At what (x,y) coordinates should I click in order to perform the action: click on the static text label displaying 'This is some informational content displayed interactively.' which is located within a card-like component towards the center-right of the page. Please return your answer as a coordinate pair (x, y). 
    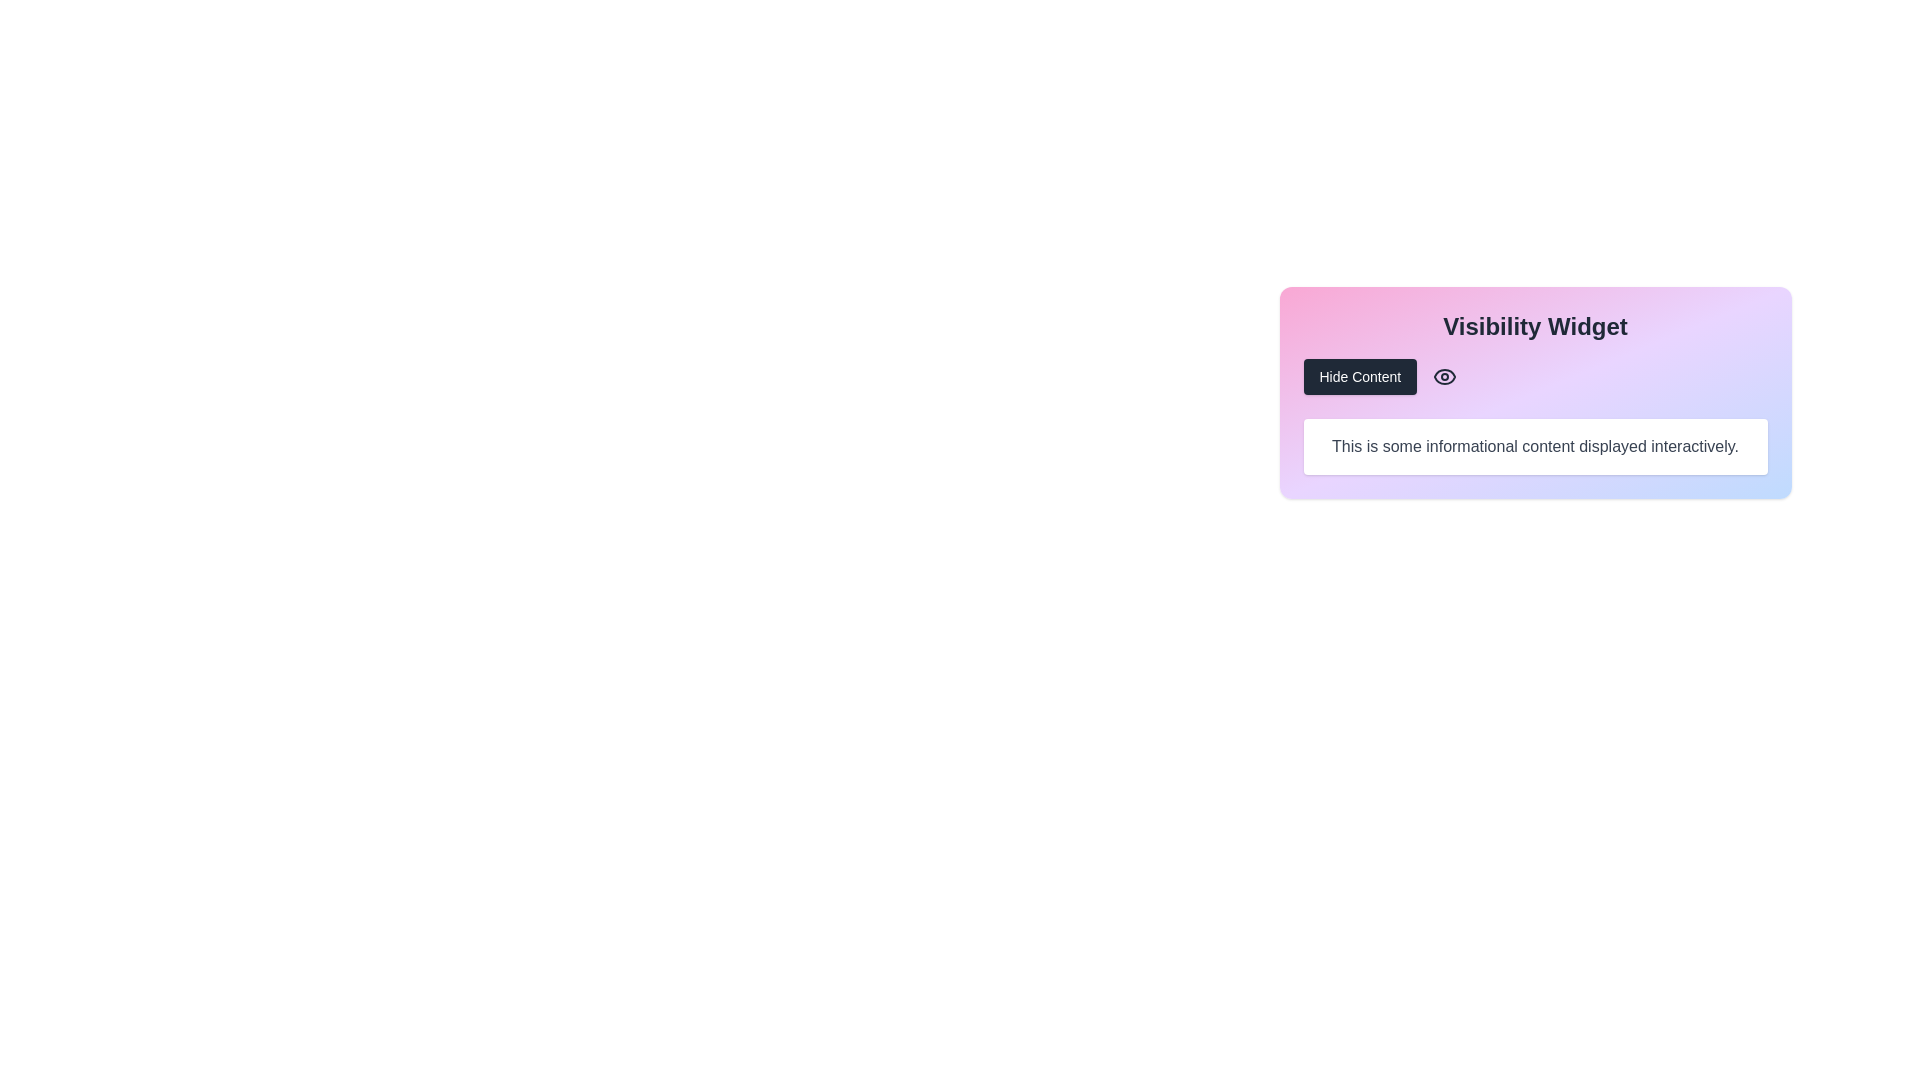
    Looking at the image, I should click on (1534, 446).